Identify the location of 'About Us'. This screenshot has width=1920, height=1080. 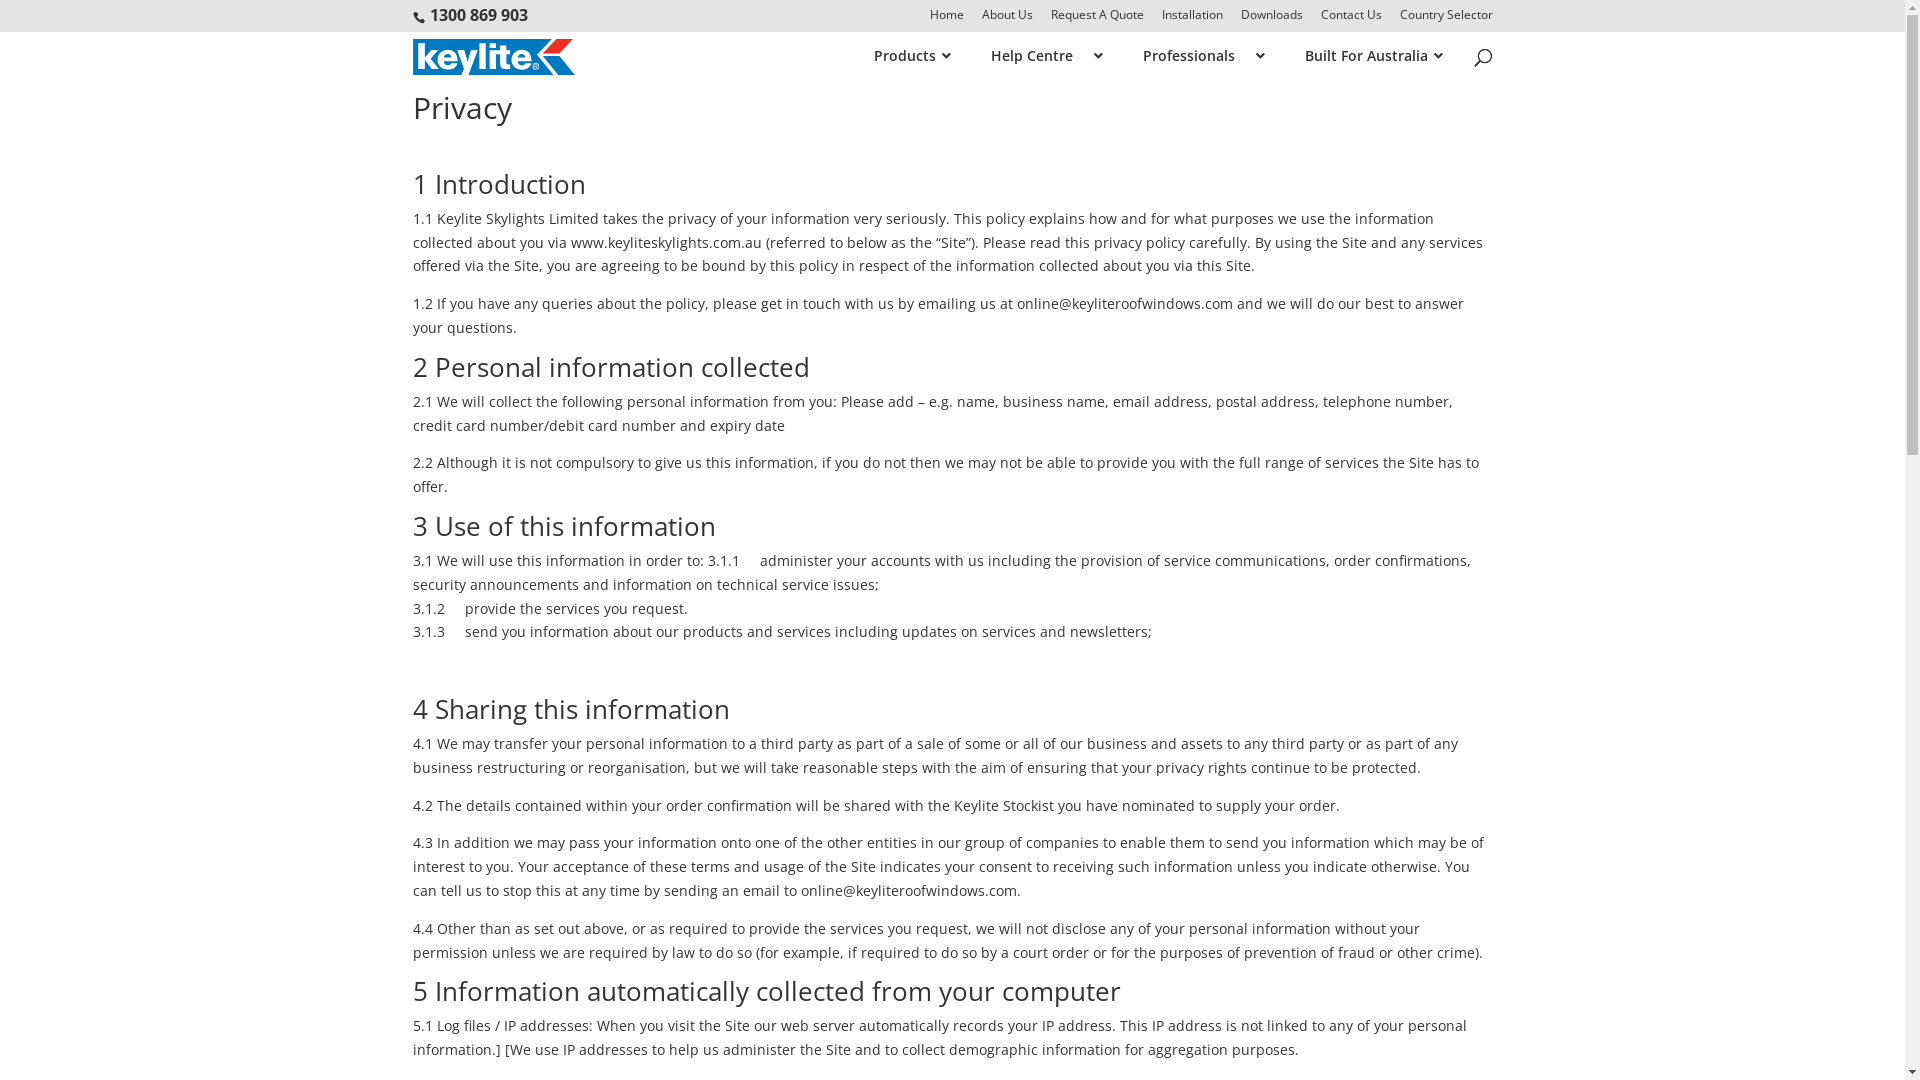
(1007, 19).